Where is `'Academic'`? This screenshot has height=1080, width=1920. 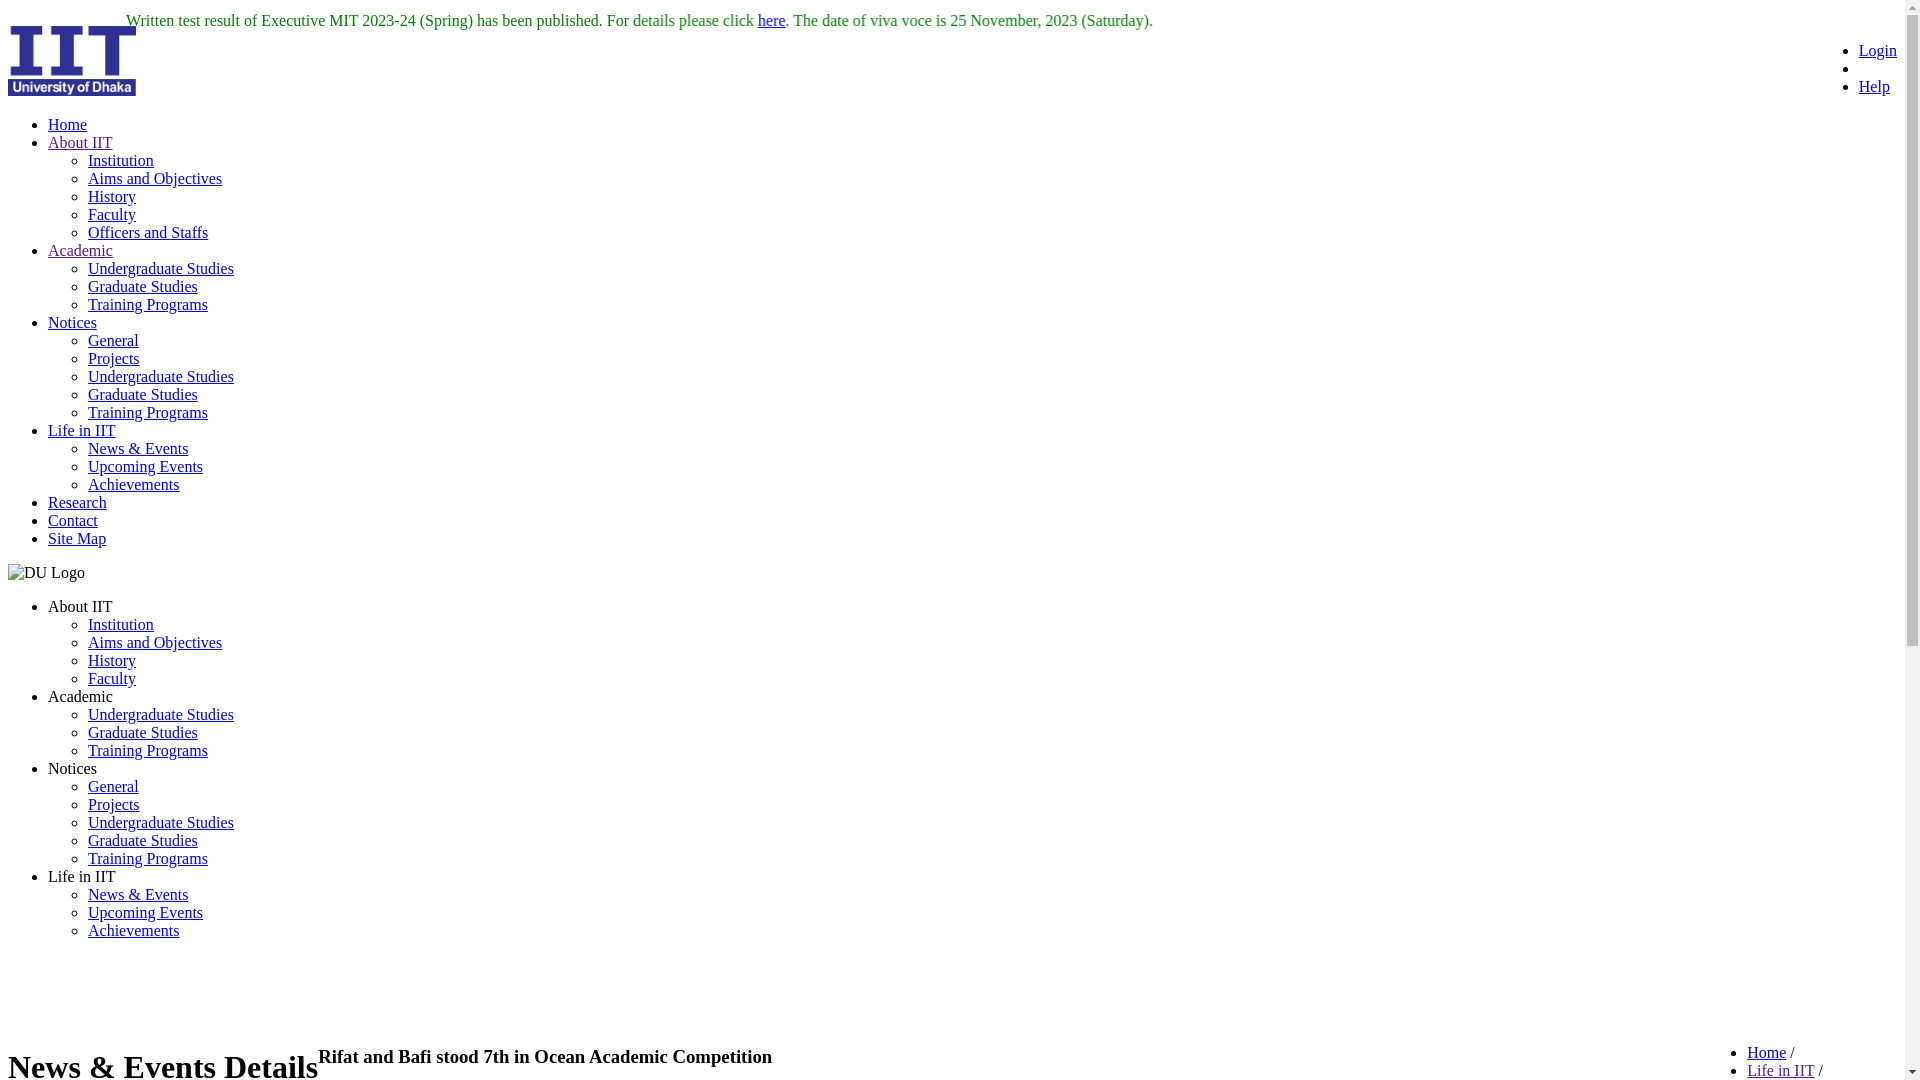
'Academic' is located at coordinates (80, 249).